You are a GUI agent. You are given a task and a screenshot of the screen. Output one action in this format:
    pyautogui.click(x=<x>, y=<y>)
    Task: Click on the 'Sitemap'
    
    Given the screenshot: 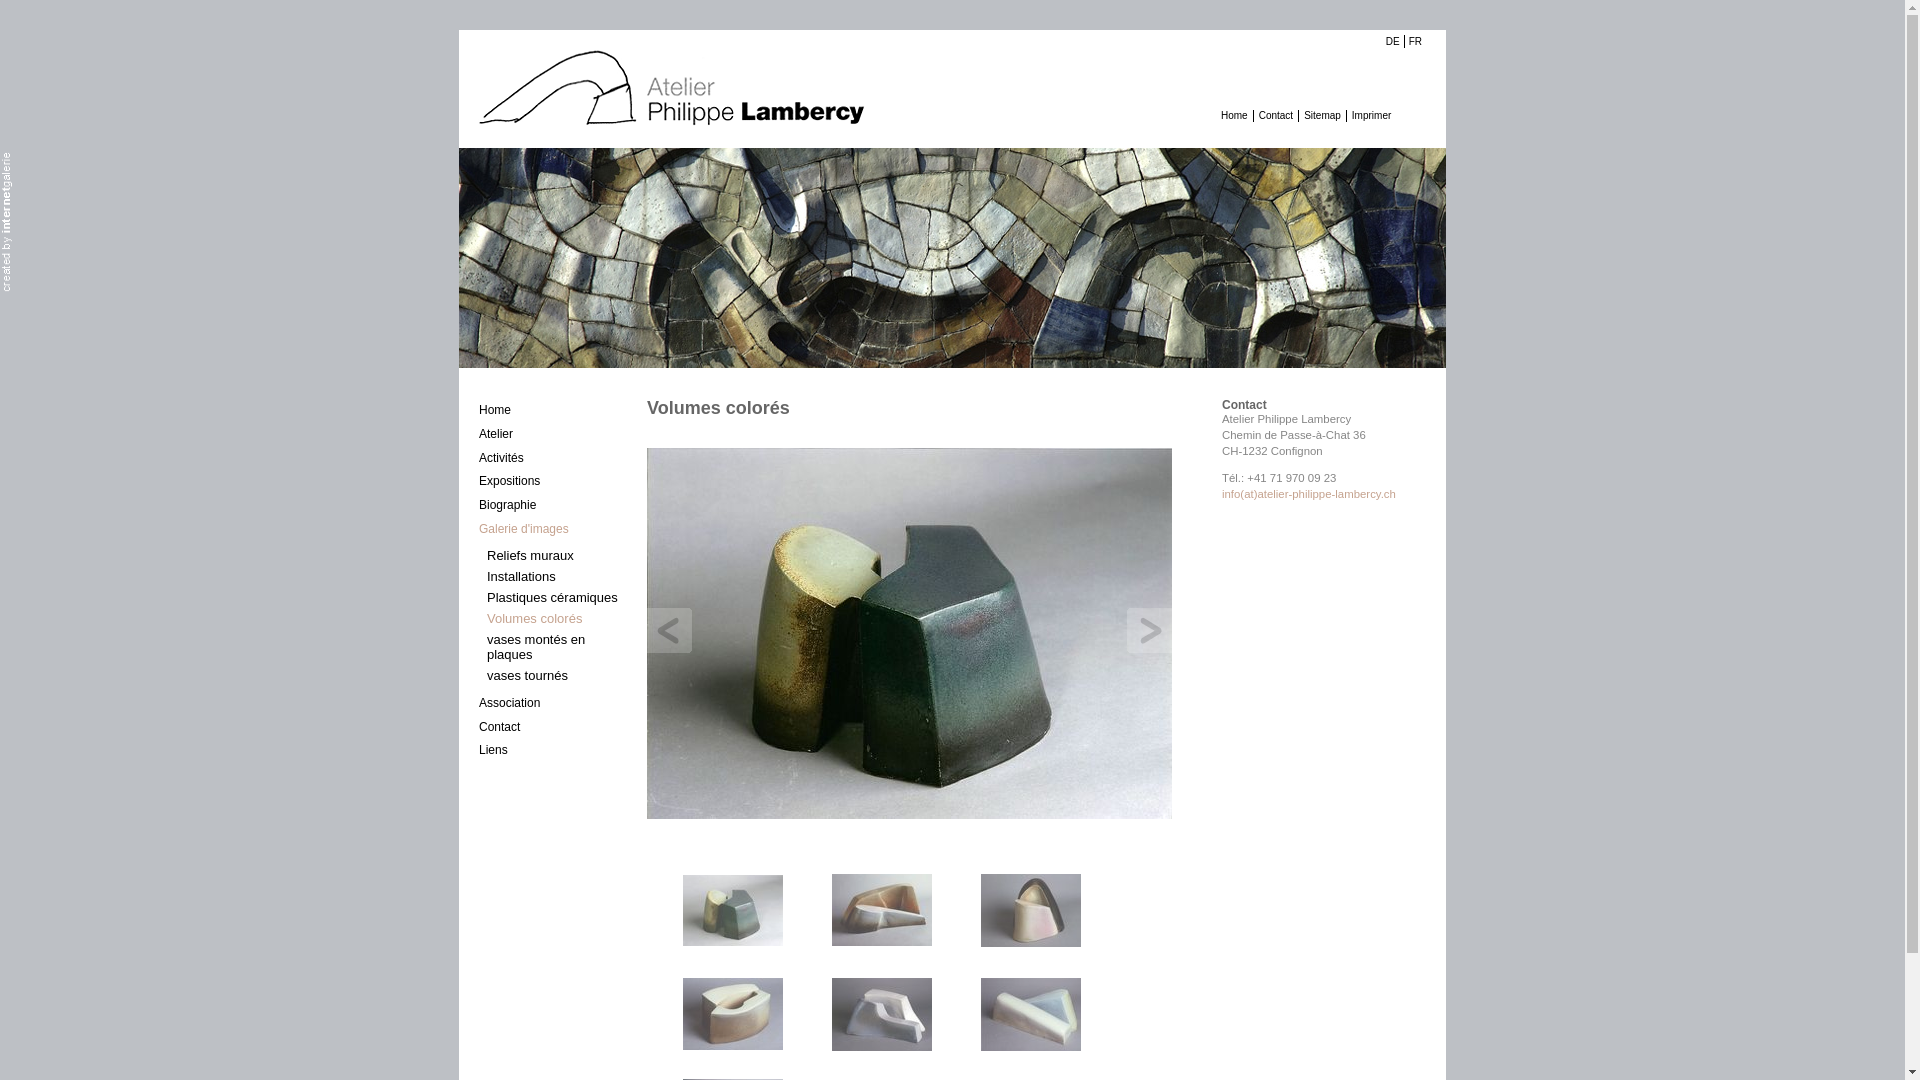 What is the action you would take?
    pyautogui.click(x=1322, y=115)
    